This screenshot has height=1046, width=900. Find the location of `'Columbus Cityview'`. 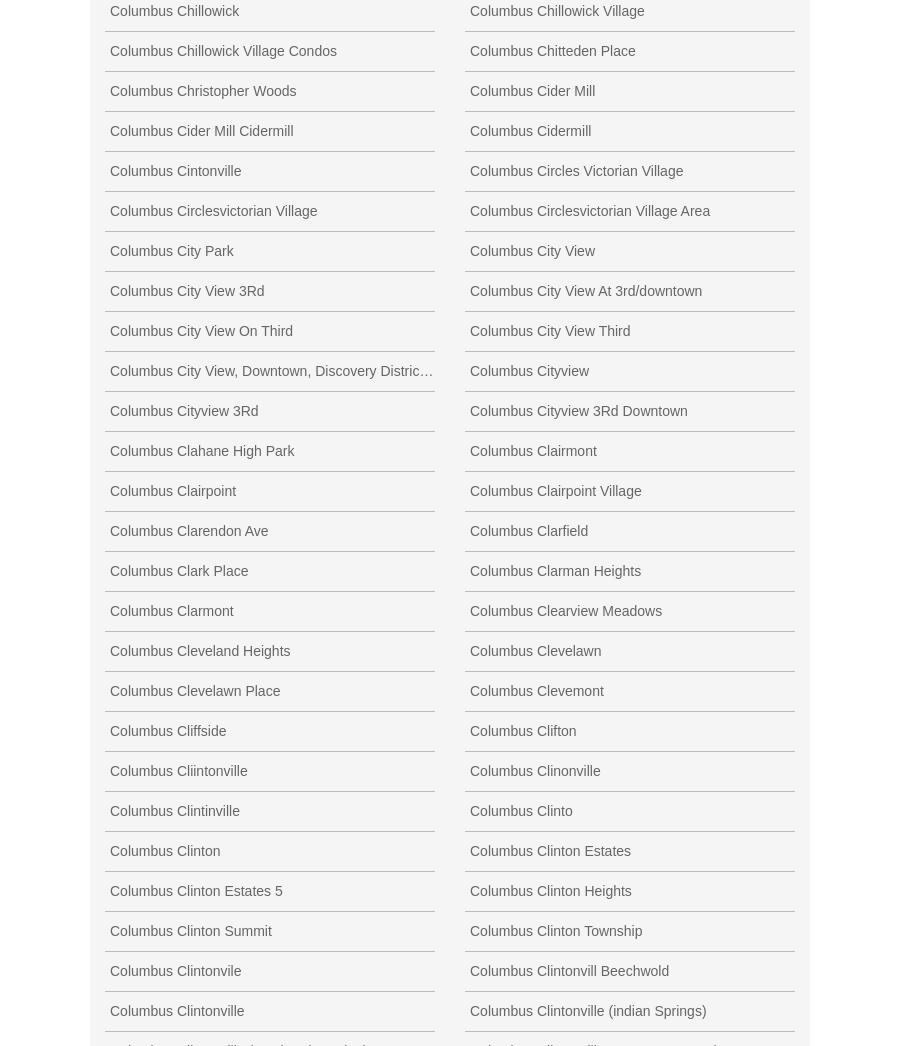

'Columbus Cityview' is located at coordinates (528, 369).